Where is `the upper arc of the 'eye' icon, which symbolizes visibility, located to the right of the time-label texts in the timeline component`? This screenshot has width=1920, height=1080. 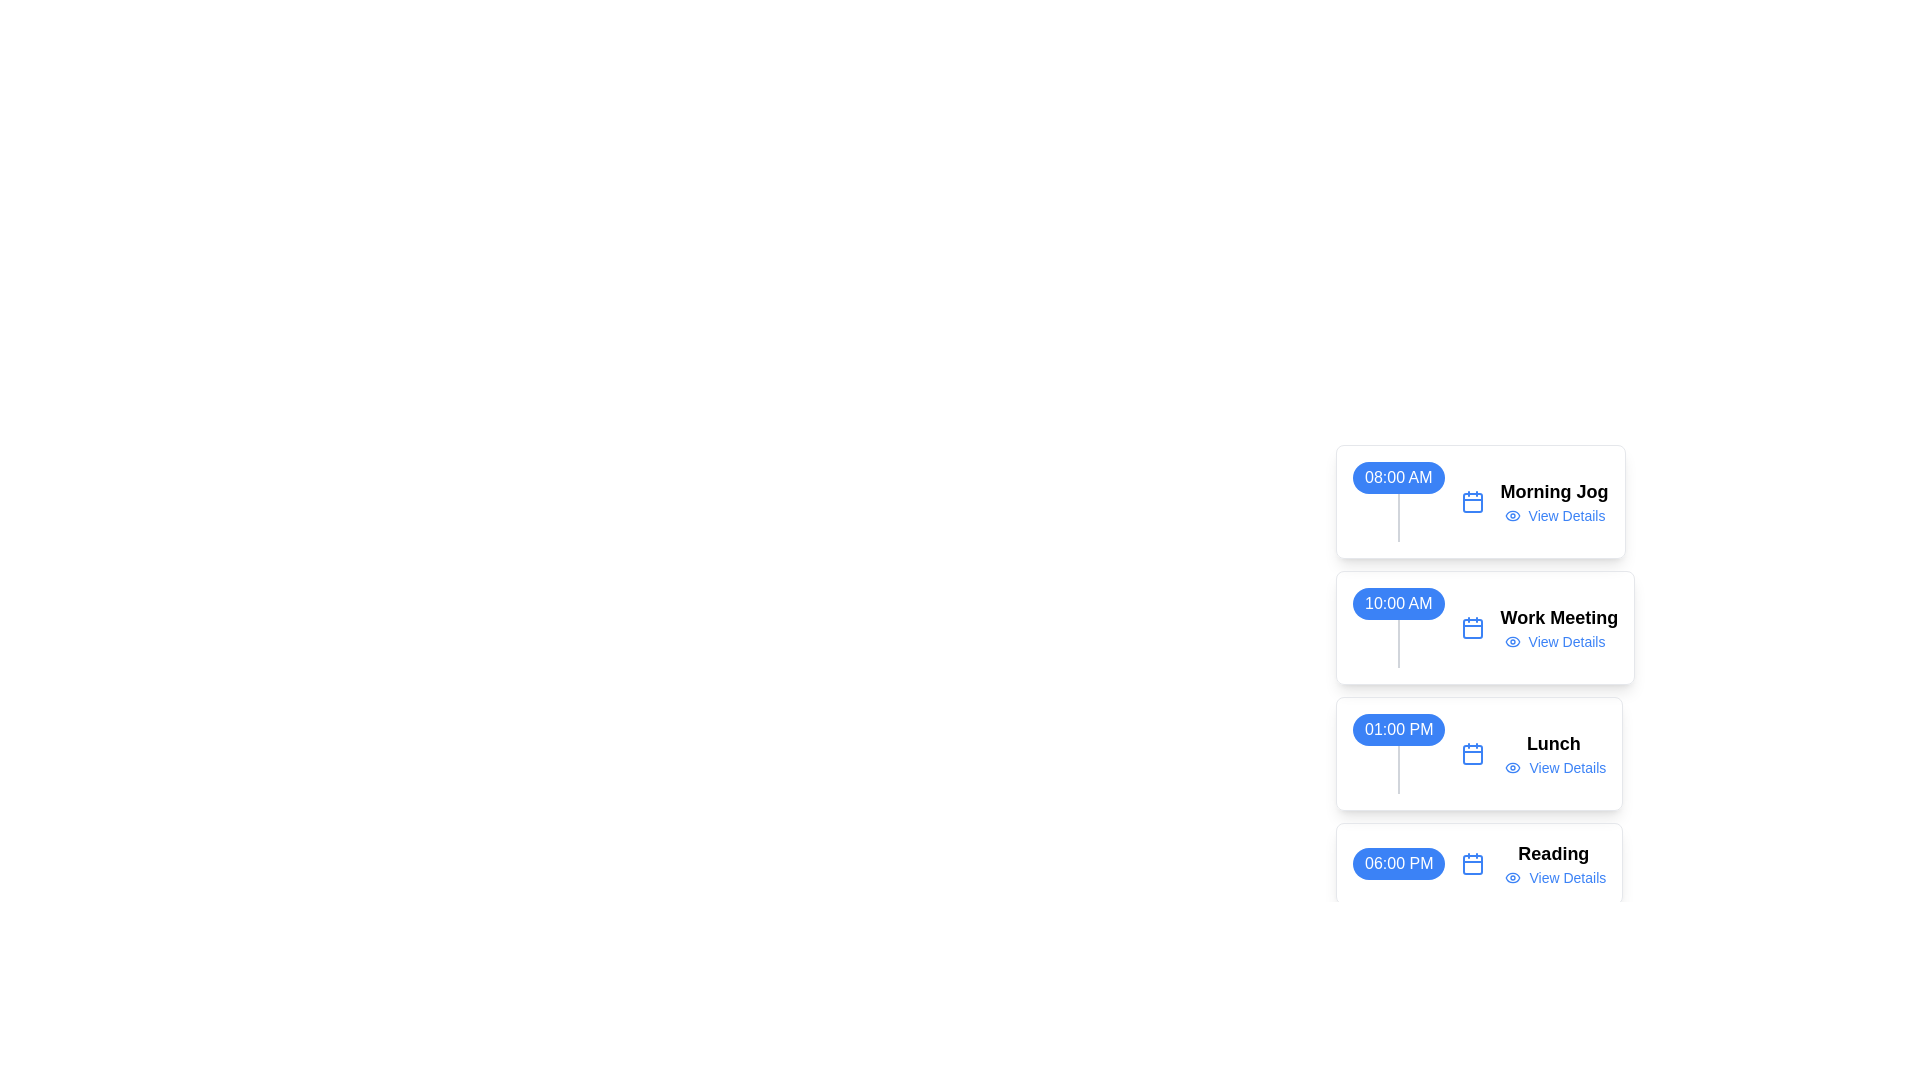
the upper arc of the 'eye' icon, which symbolizes visibility, located to the right of the time-label texts in the timeline component is located at coordinates (1512, 641).